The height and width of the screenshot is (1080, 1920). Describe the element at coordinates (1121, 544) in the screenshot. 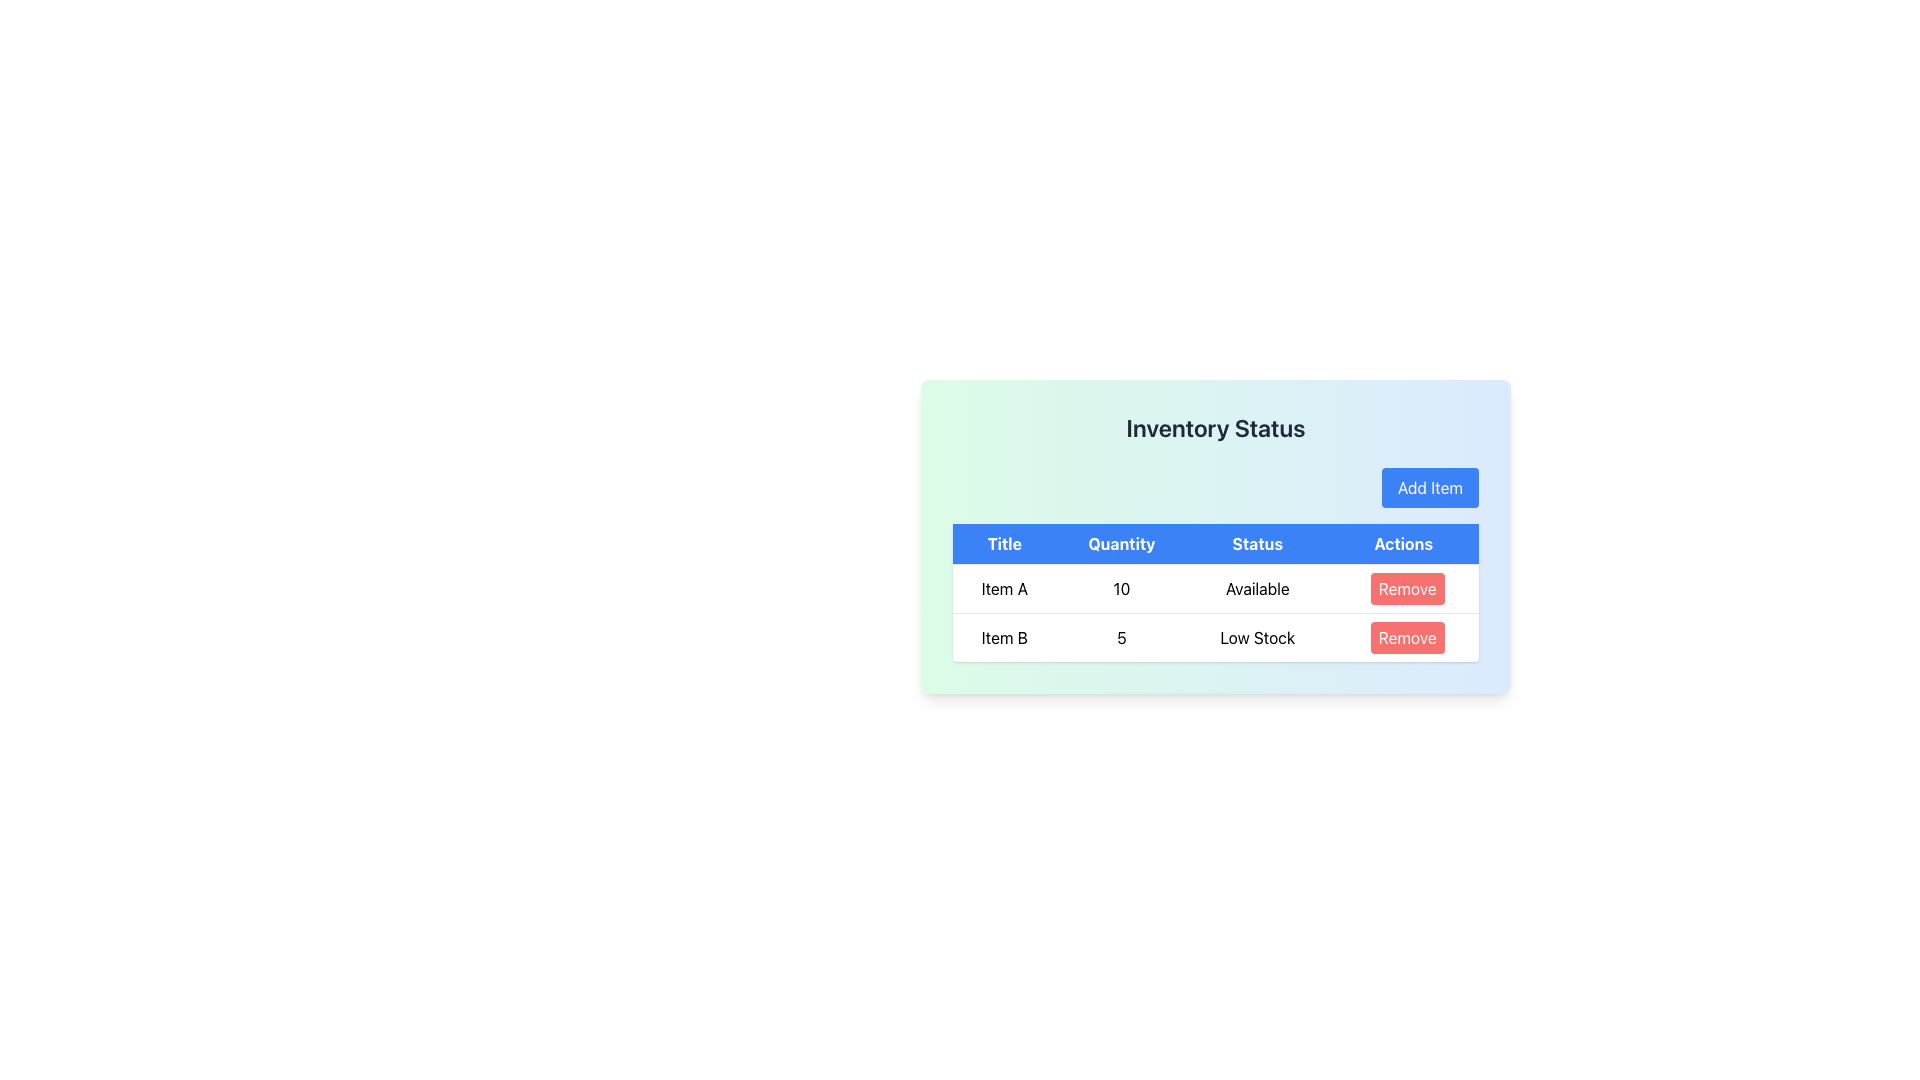

I see `the Text Label that serves as a header cell for the column displaying quantities of items in the table, positioned second from the left in the header row` at that location.